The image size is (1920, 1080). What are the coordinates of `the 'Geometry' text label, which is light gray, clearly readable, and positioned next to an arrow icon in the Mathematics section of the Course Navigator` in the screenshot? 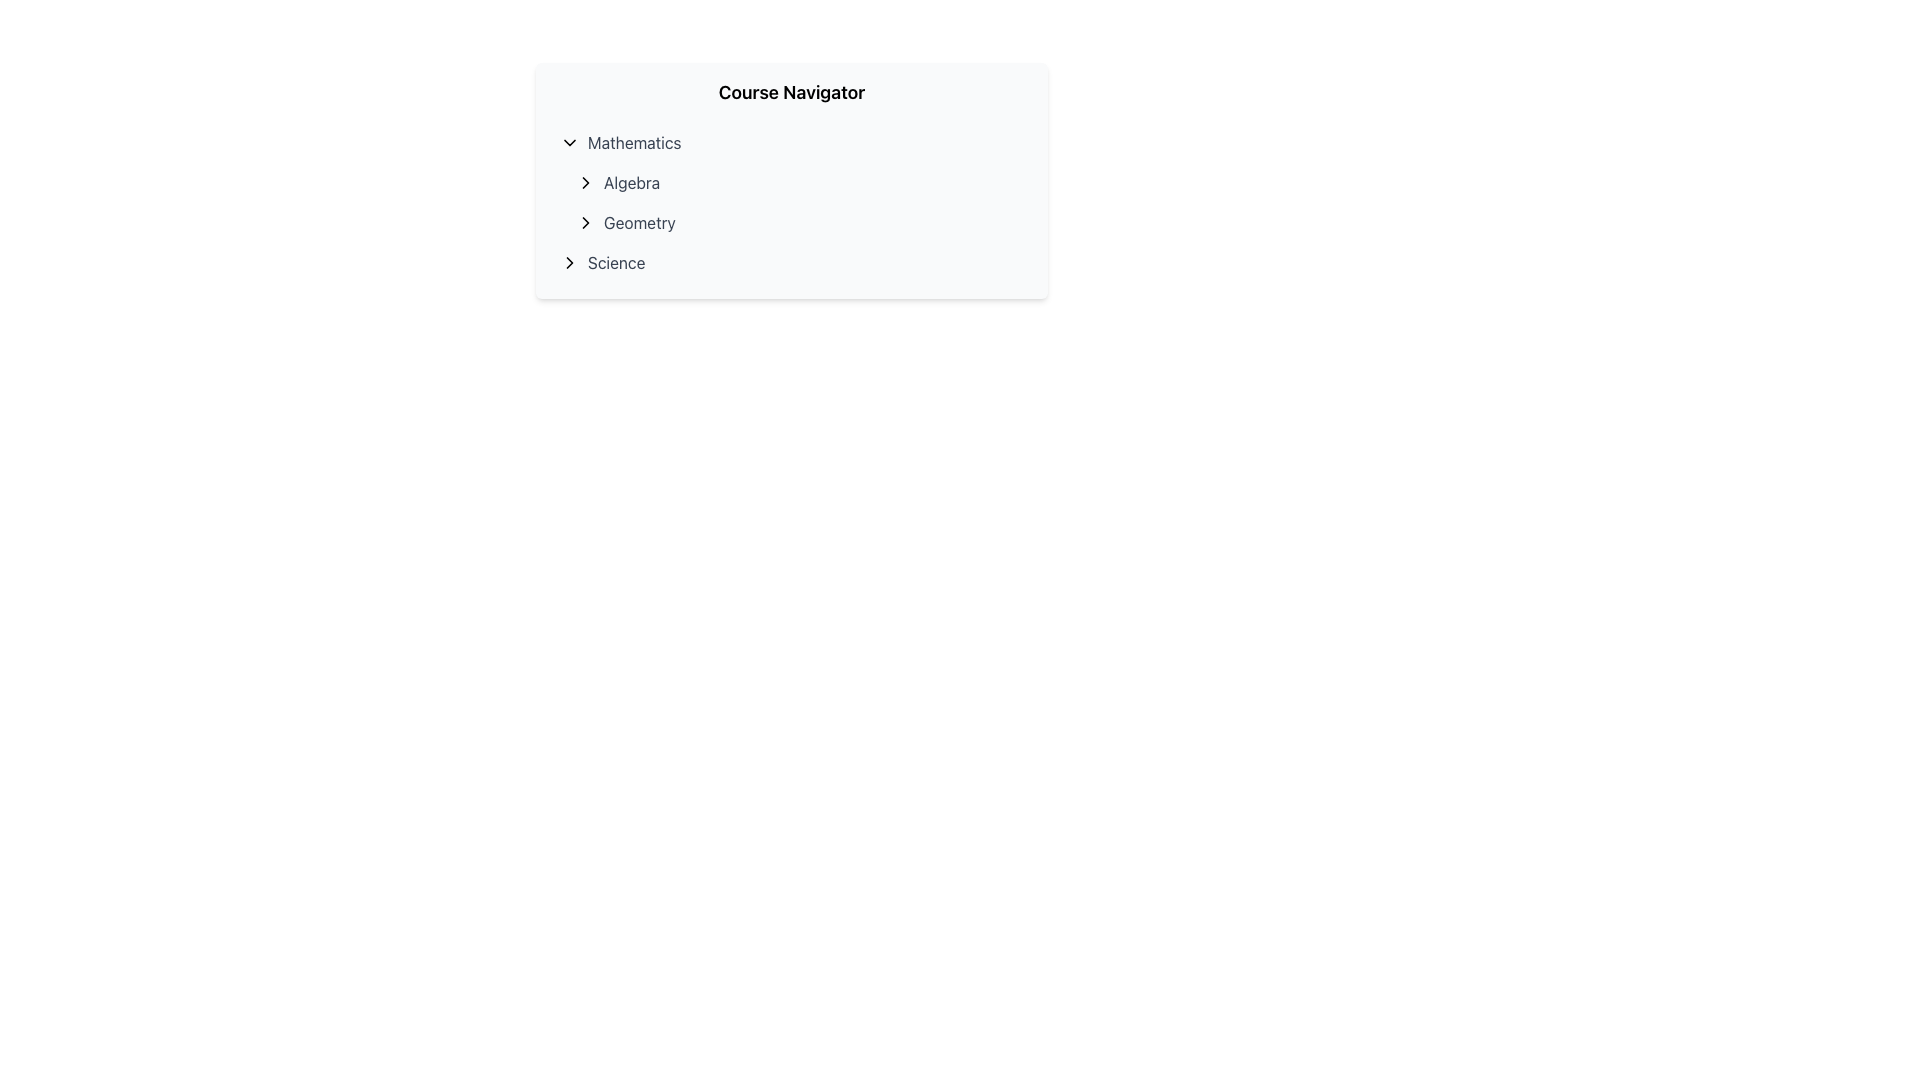 It's located at (638, 223).